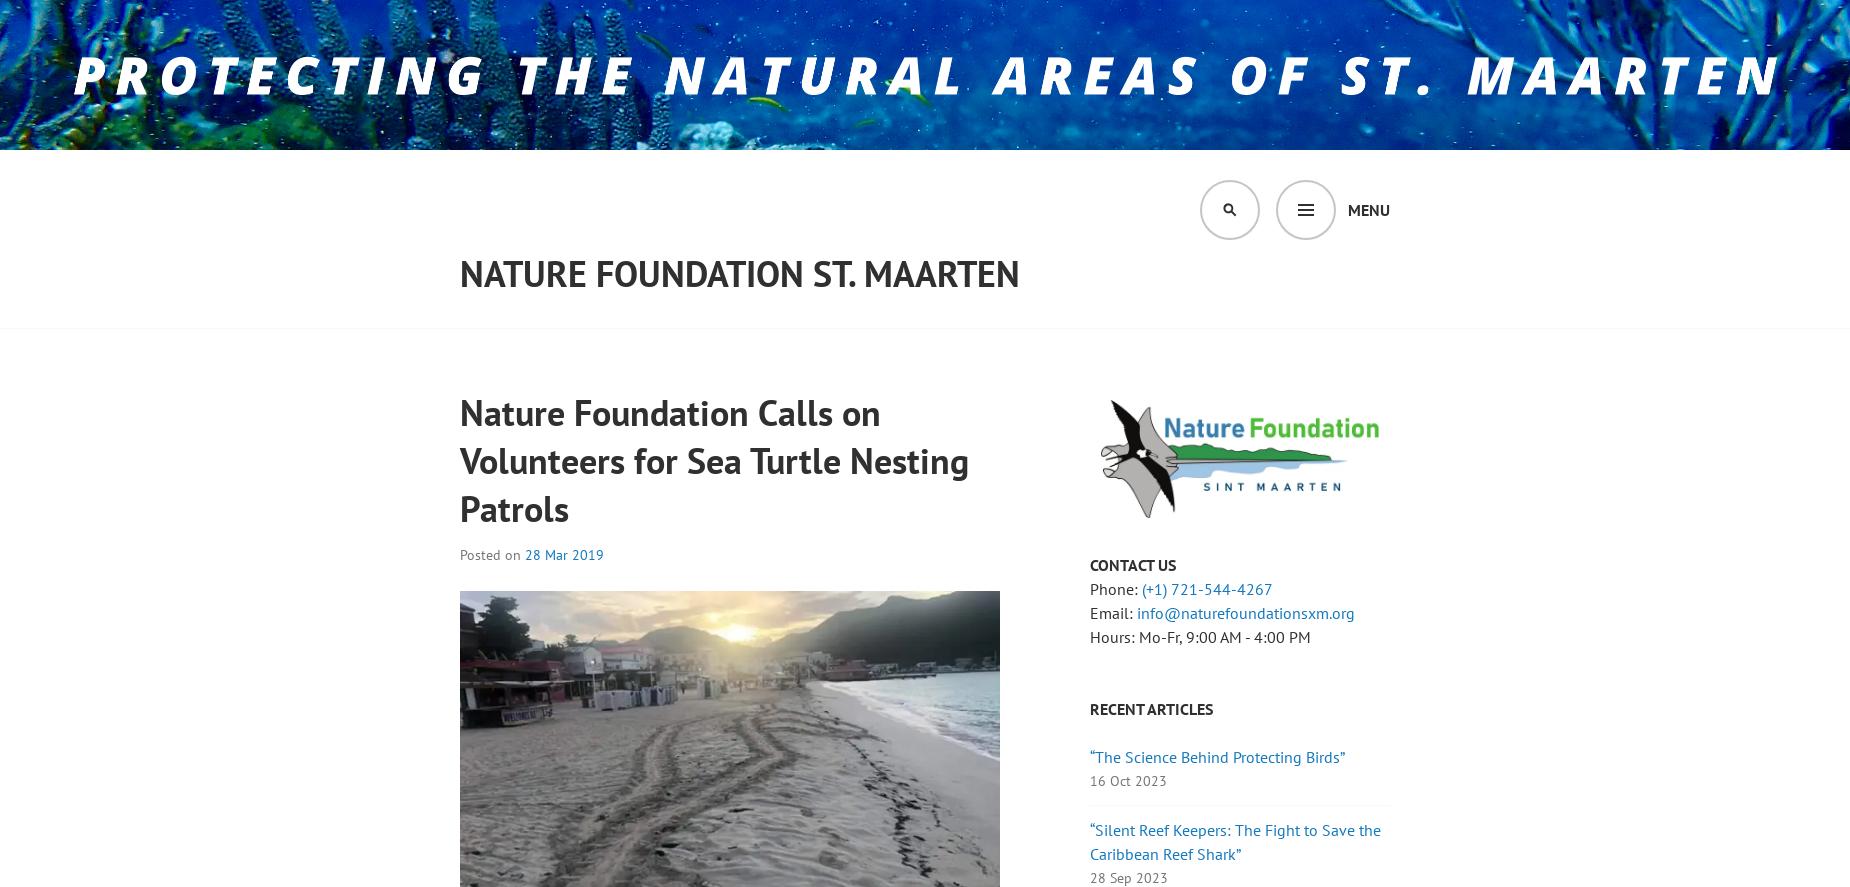  Describe the element at coordinates (492, 553) in the screenshot. I see `'Posted on'` at that location.